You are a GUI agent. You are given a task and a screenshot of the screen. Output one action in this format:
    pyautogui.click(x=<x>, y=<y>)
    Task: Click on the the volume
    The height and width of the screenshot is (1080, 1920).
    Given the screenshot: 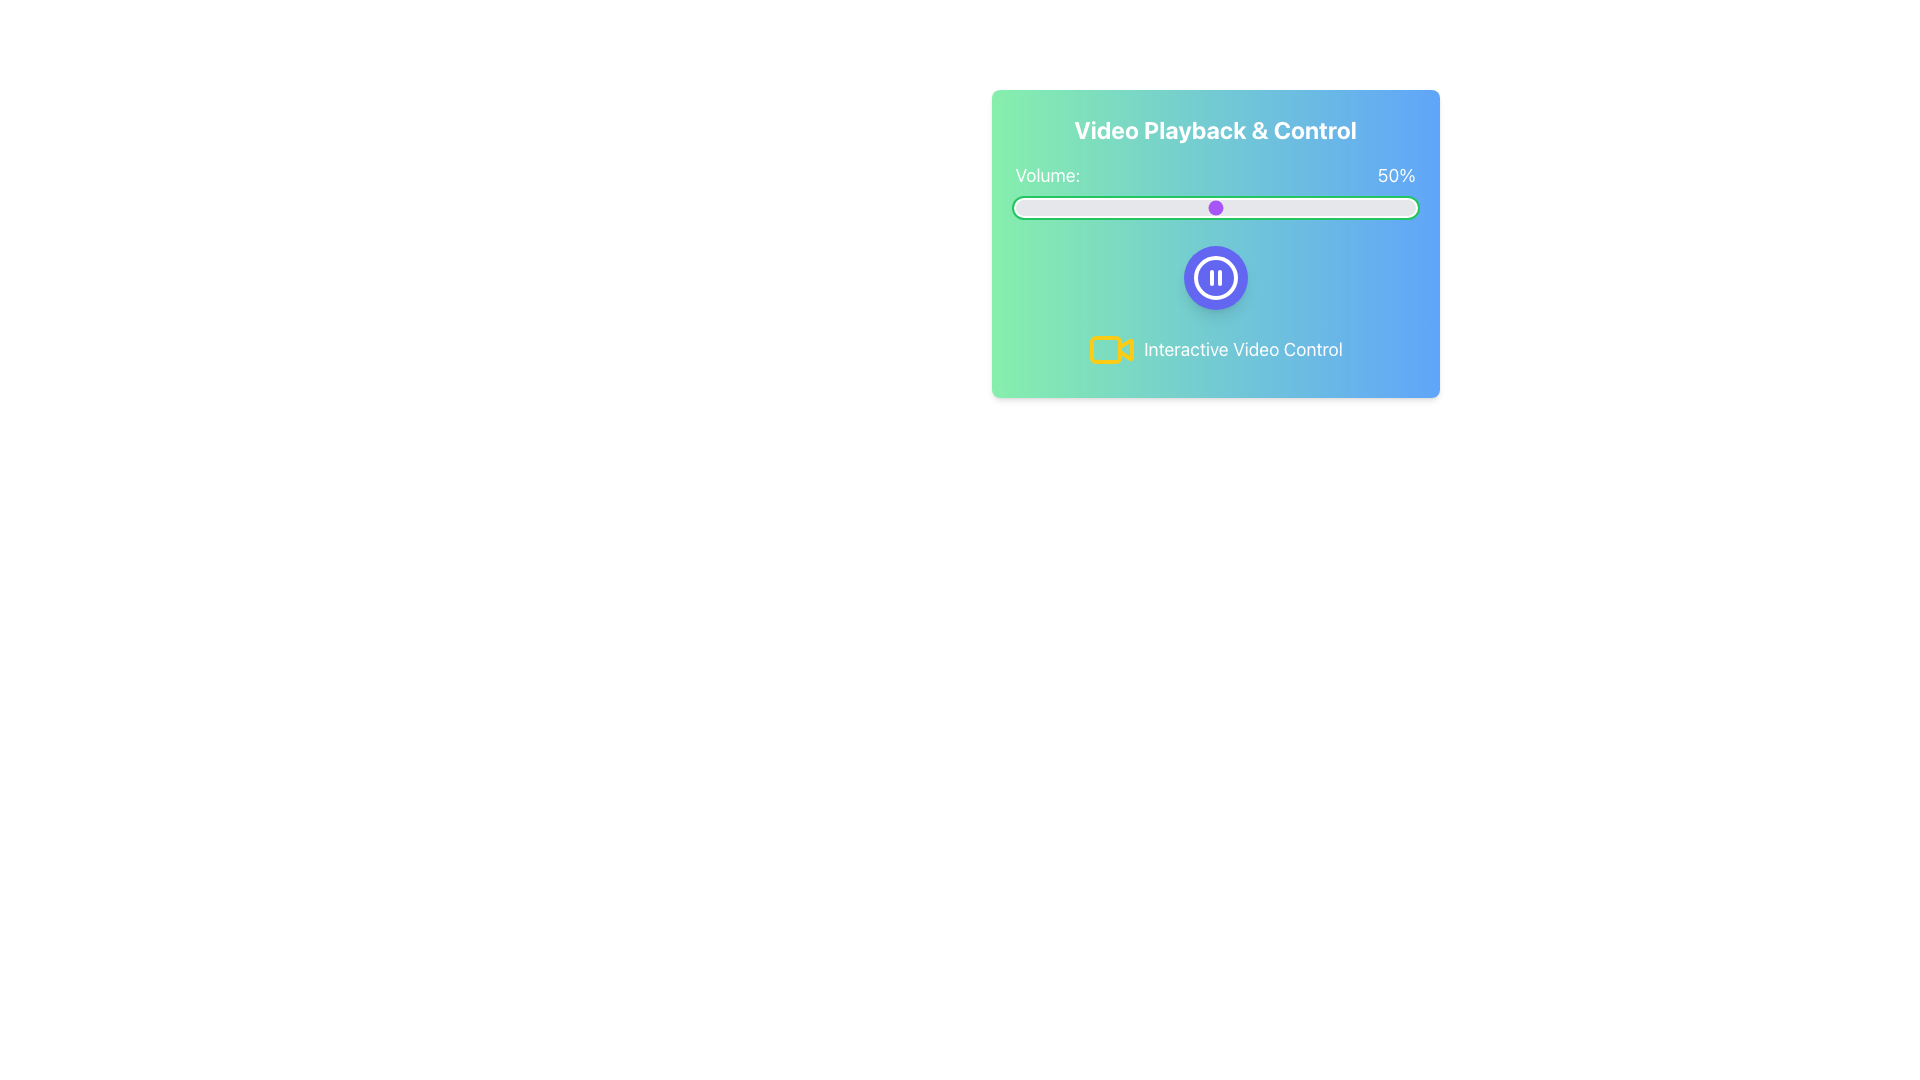 What is the action you would take?
    pyautogui.click(x=1195, y=208)
    